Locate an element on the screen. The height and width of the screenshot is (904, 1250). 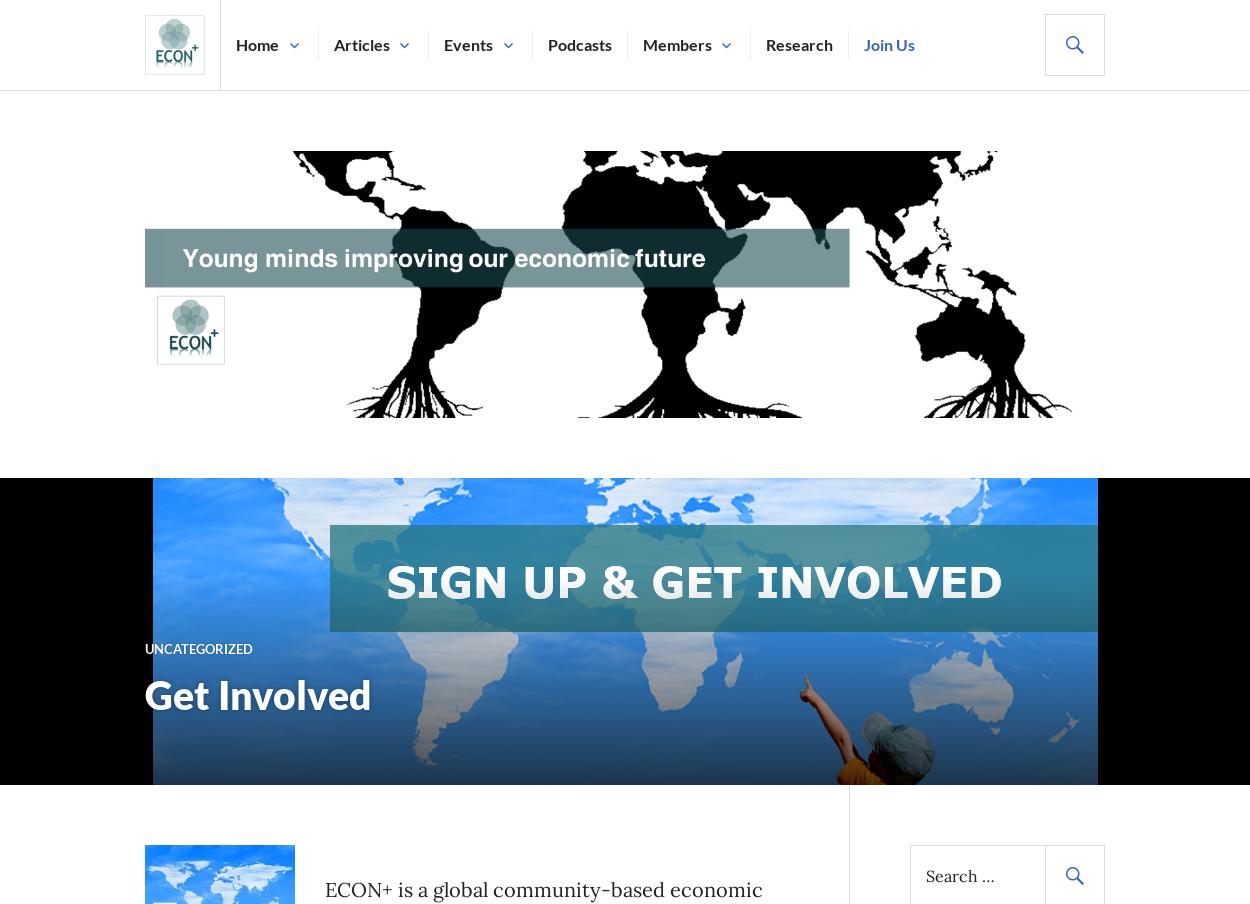
'Get Involved' is located at coordinates (145, 693).